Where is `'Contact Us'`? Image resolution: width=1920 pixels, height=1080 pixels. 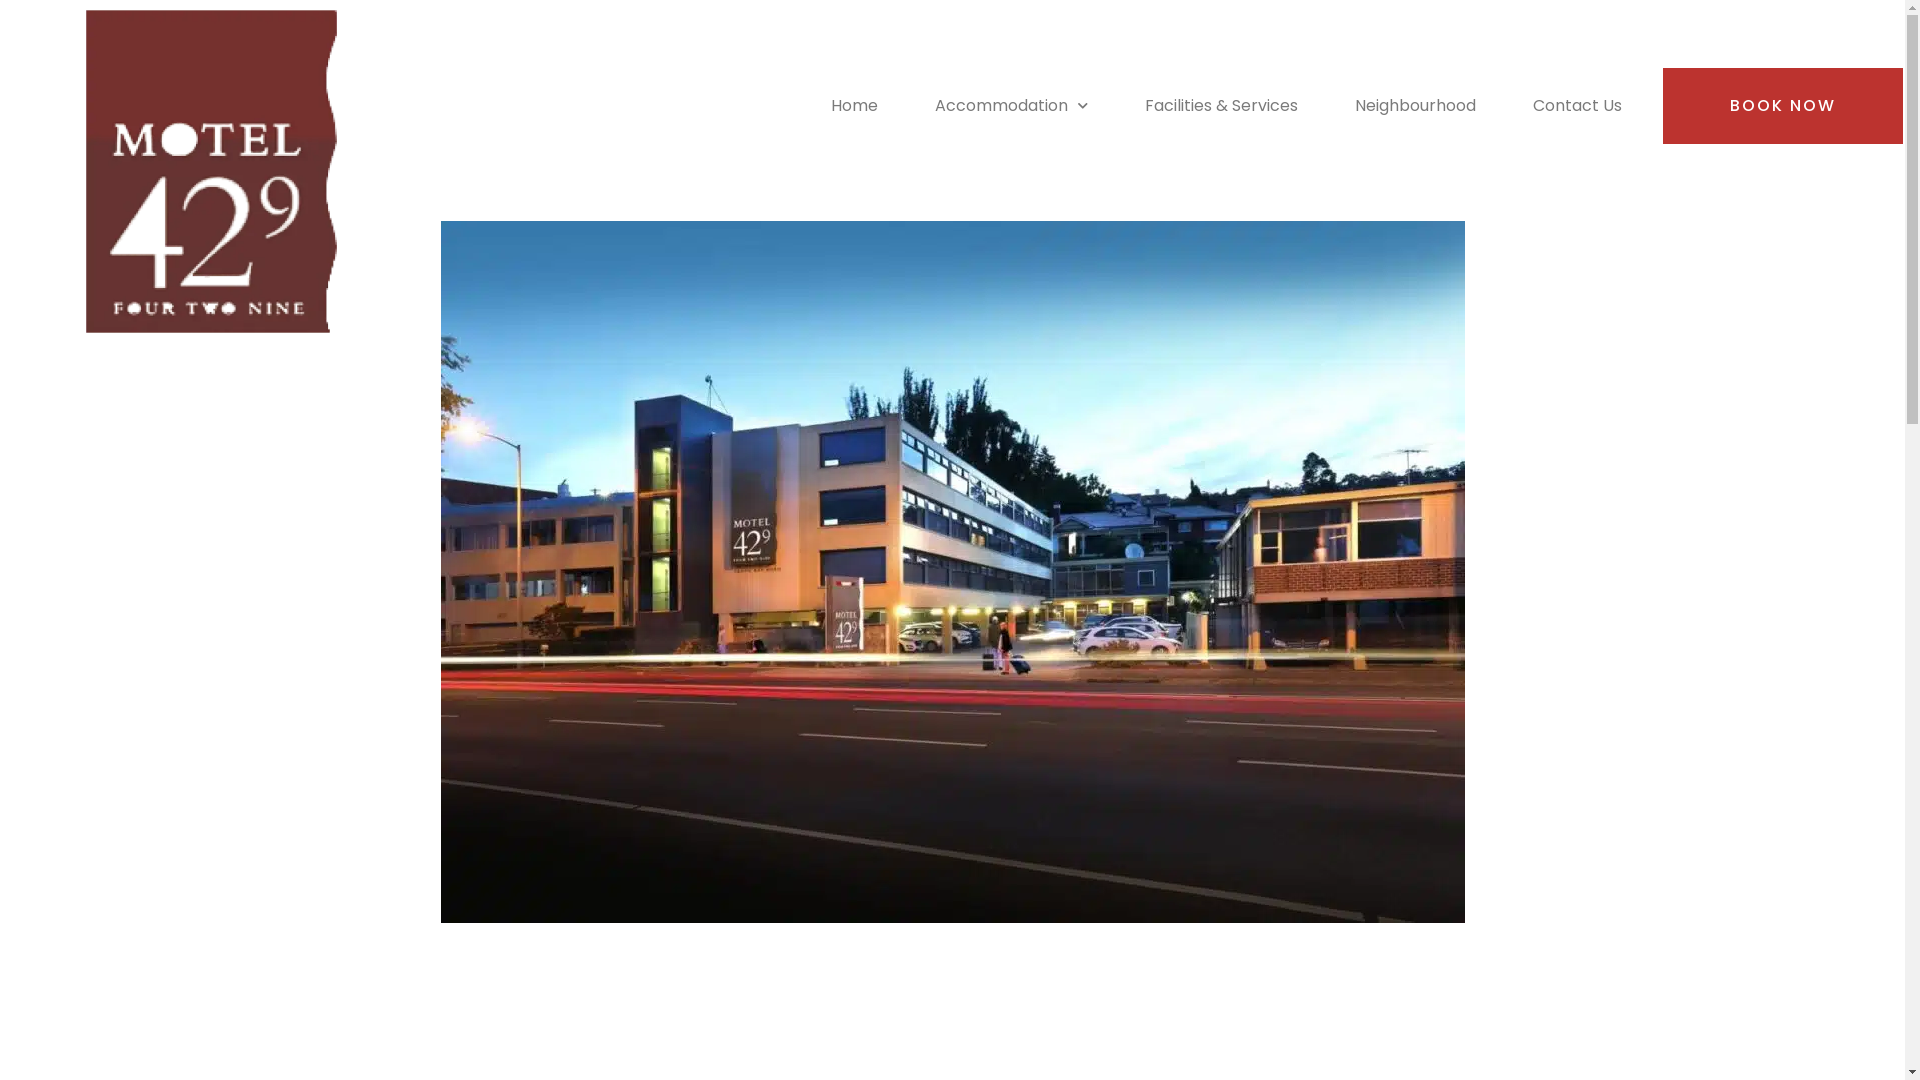 'Contact Us' is located at coordinates (1576, 105).